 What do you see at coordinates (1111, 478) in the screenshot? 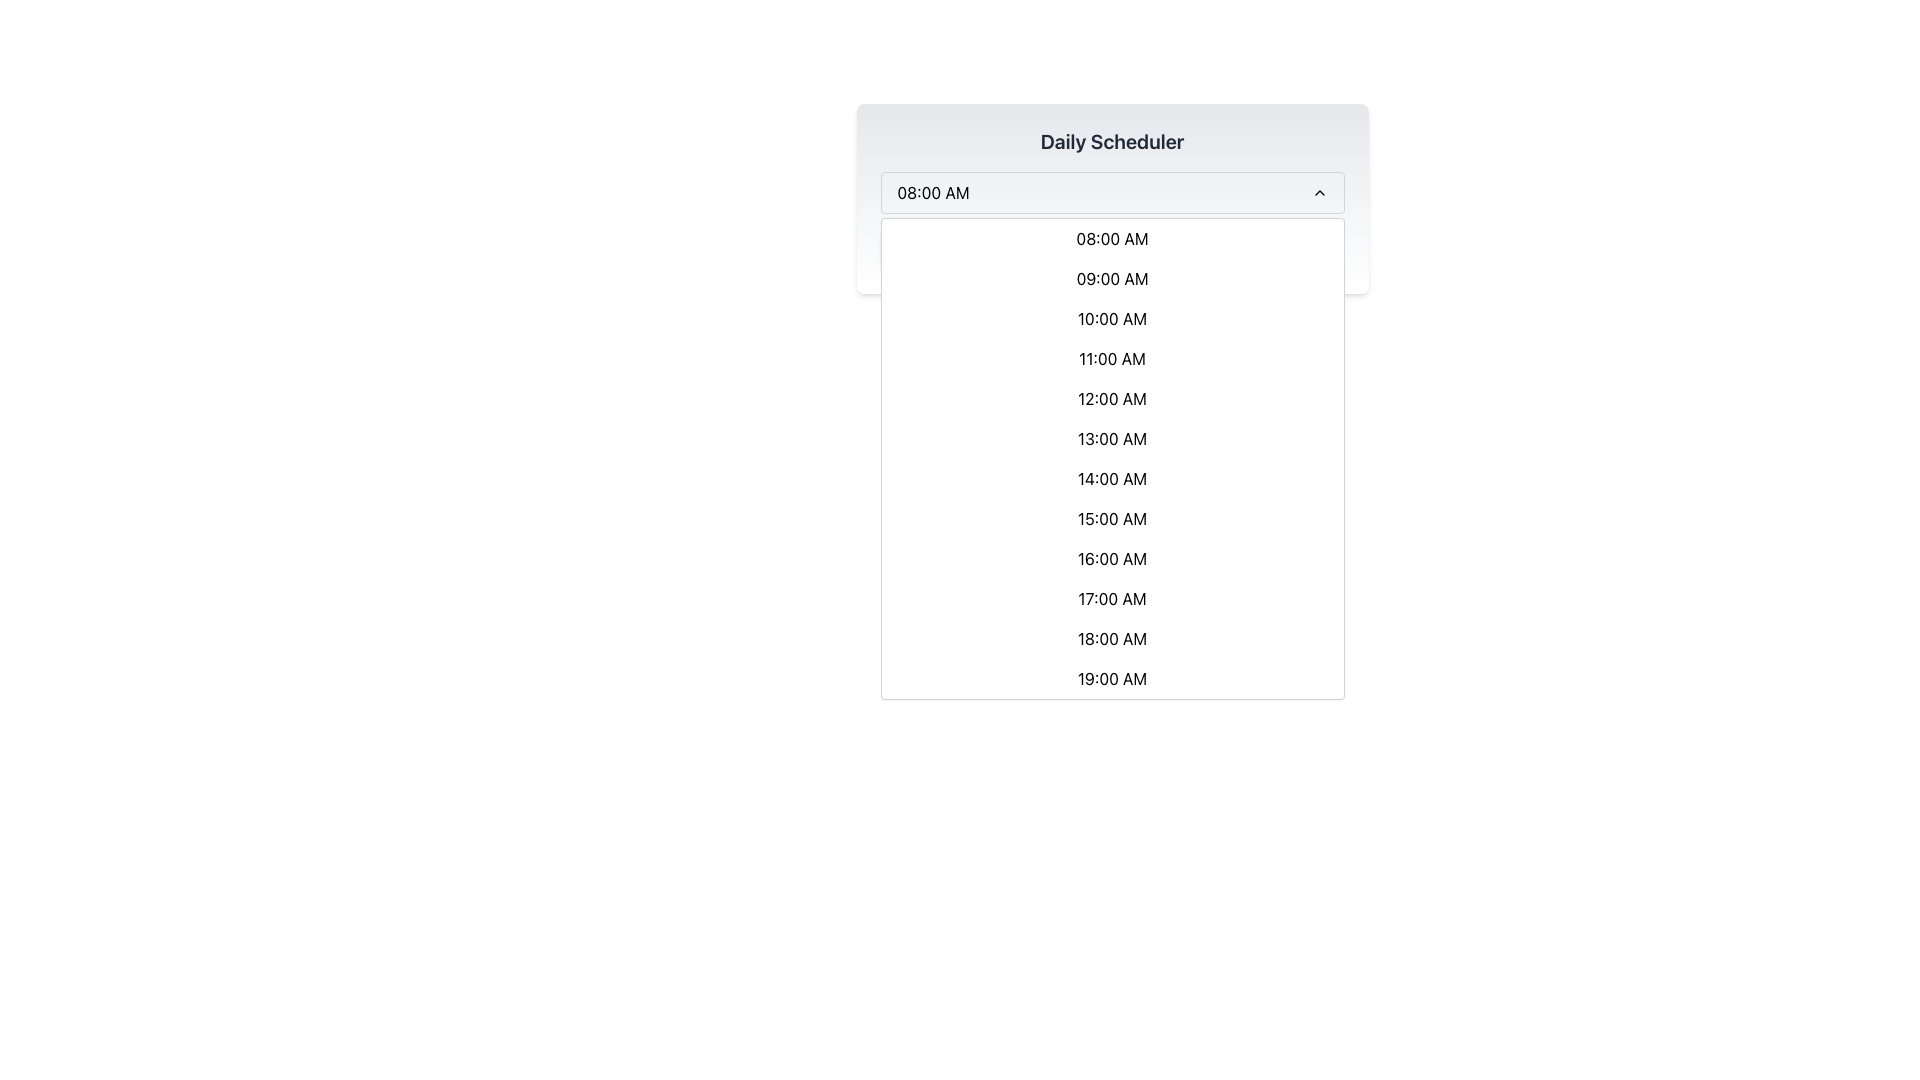
I see `the 7th selectable time option in the dropdown list` at bounding box center [1111, 478].